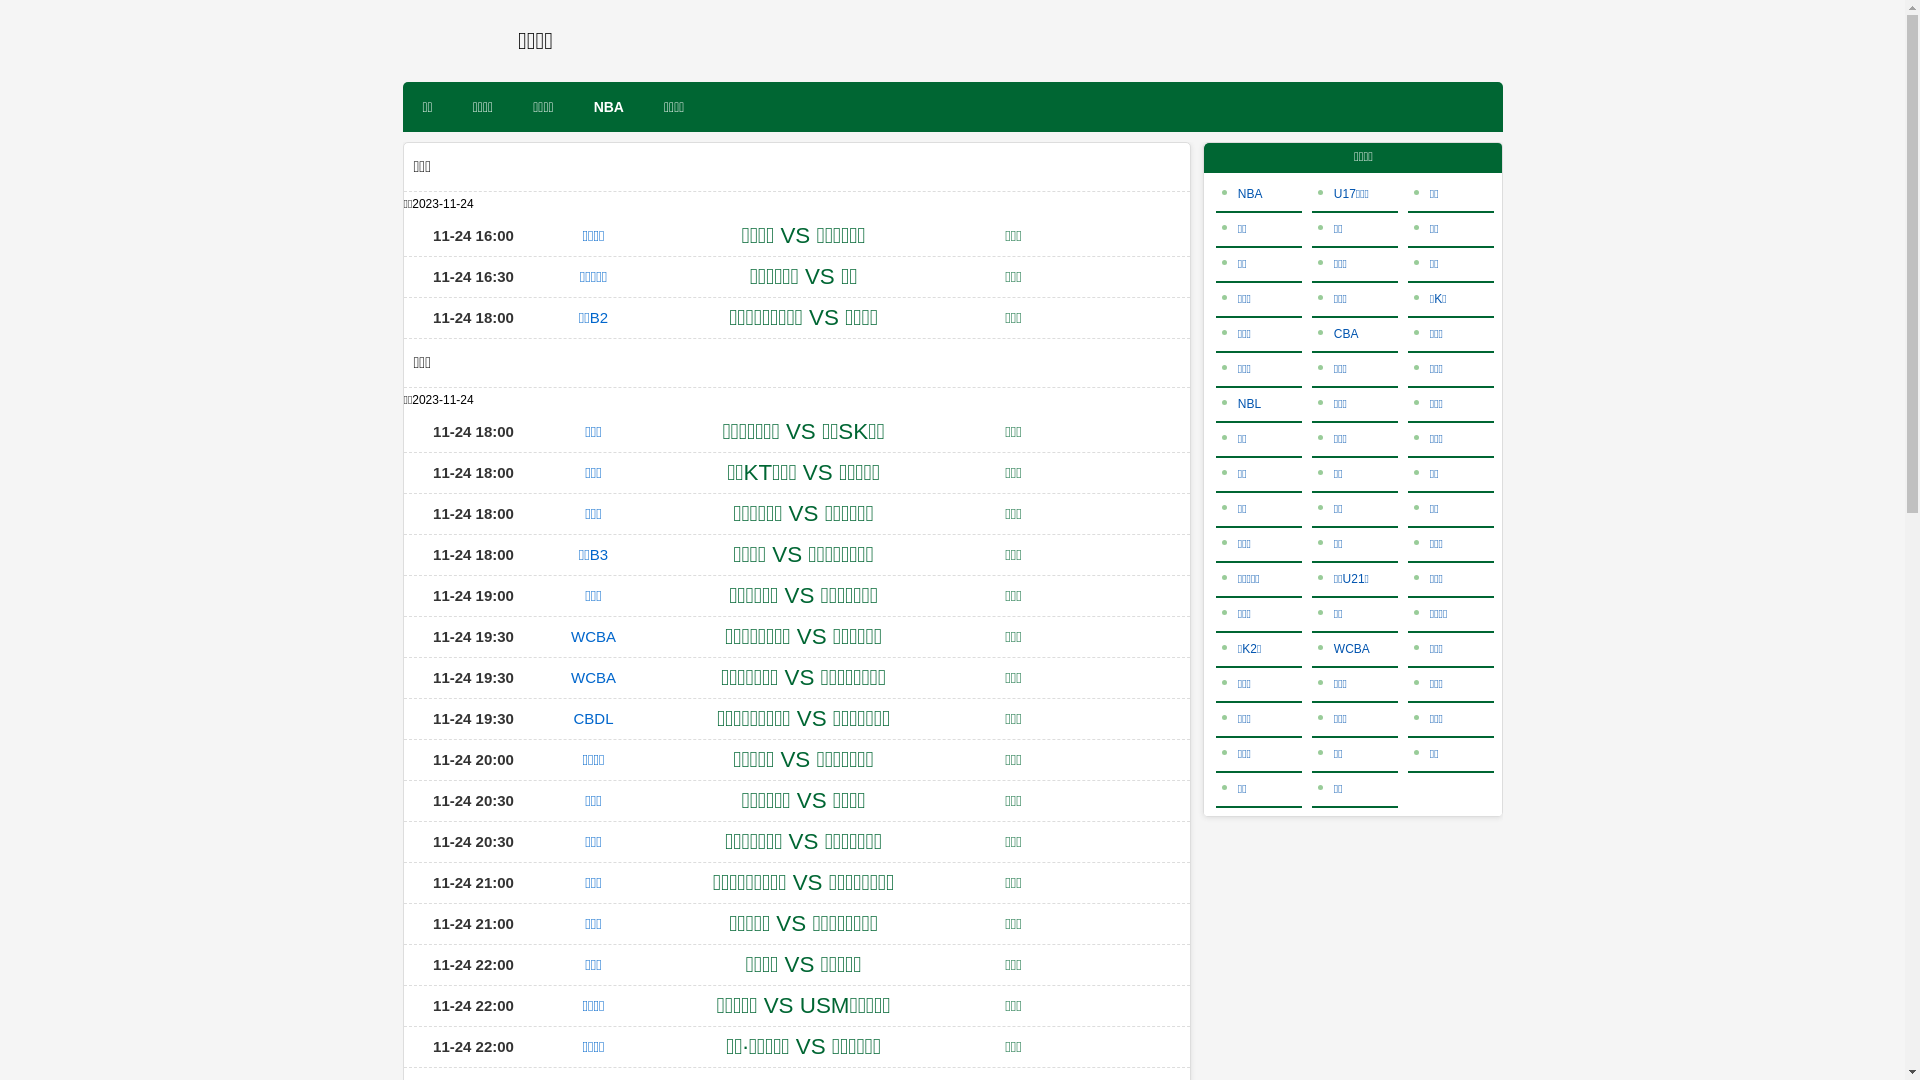 The height and width of the screenshot is (1080, 1920). I want to click on 'NBA', so click(608, 107).